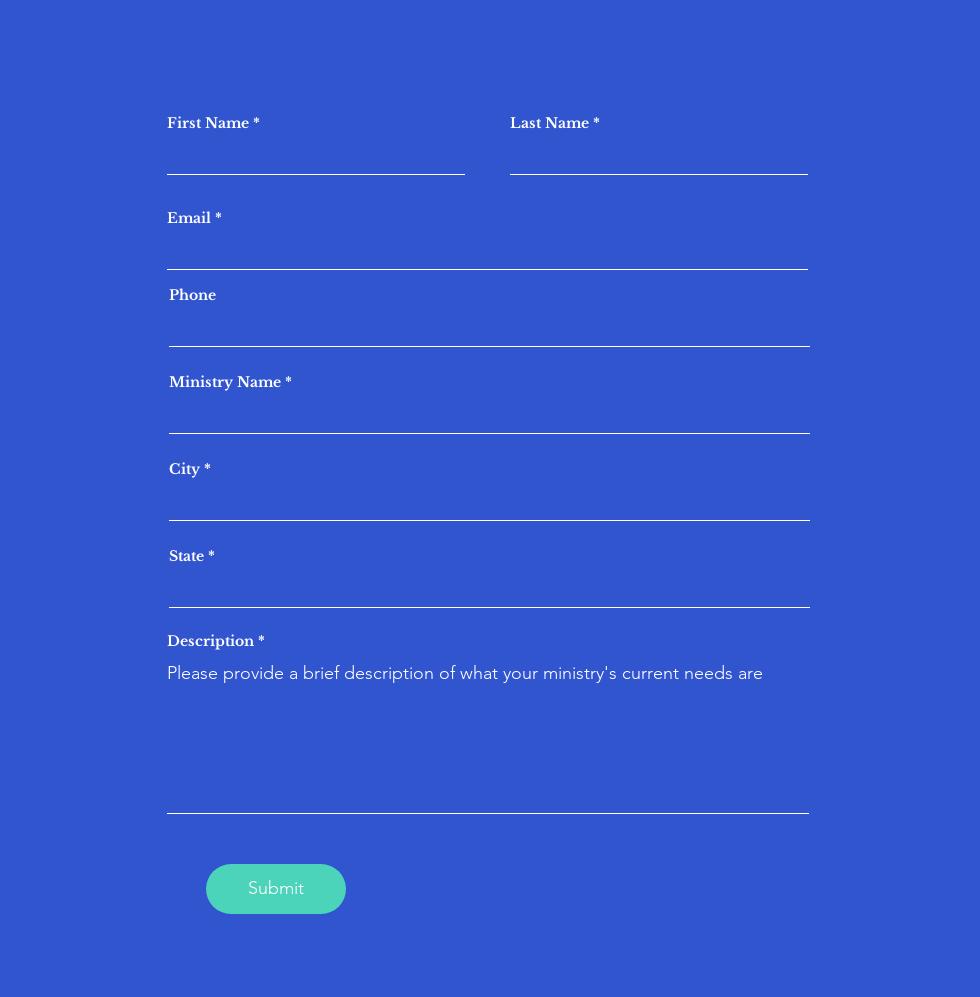  I want to click on 'City', so click(184, 467).